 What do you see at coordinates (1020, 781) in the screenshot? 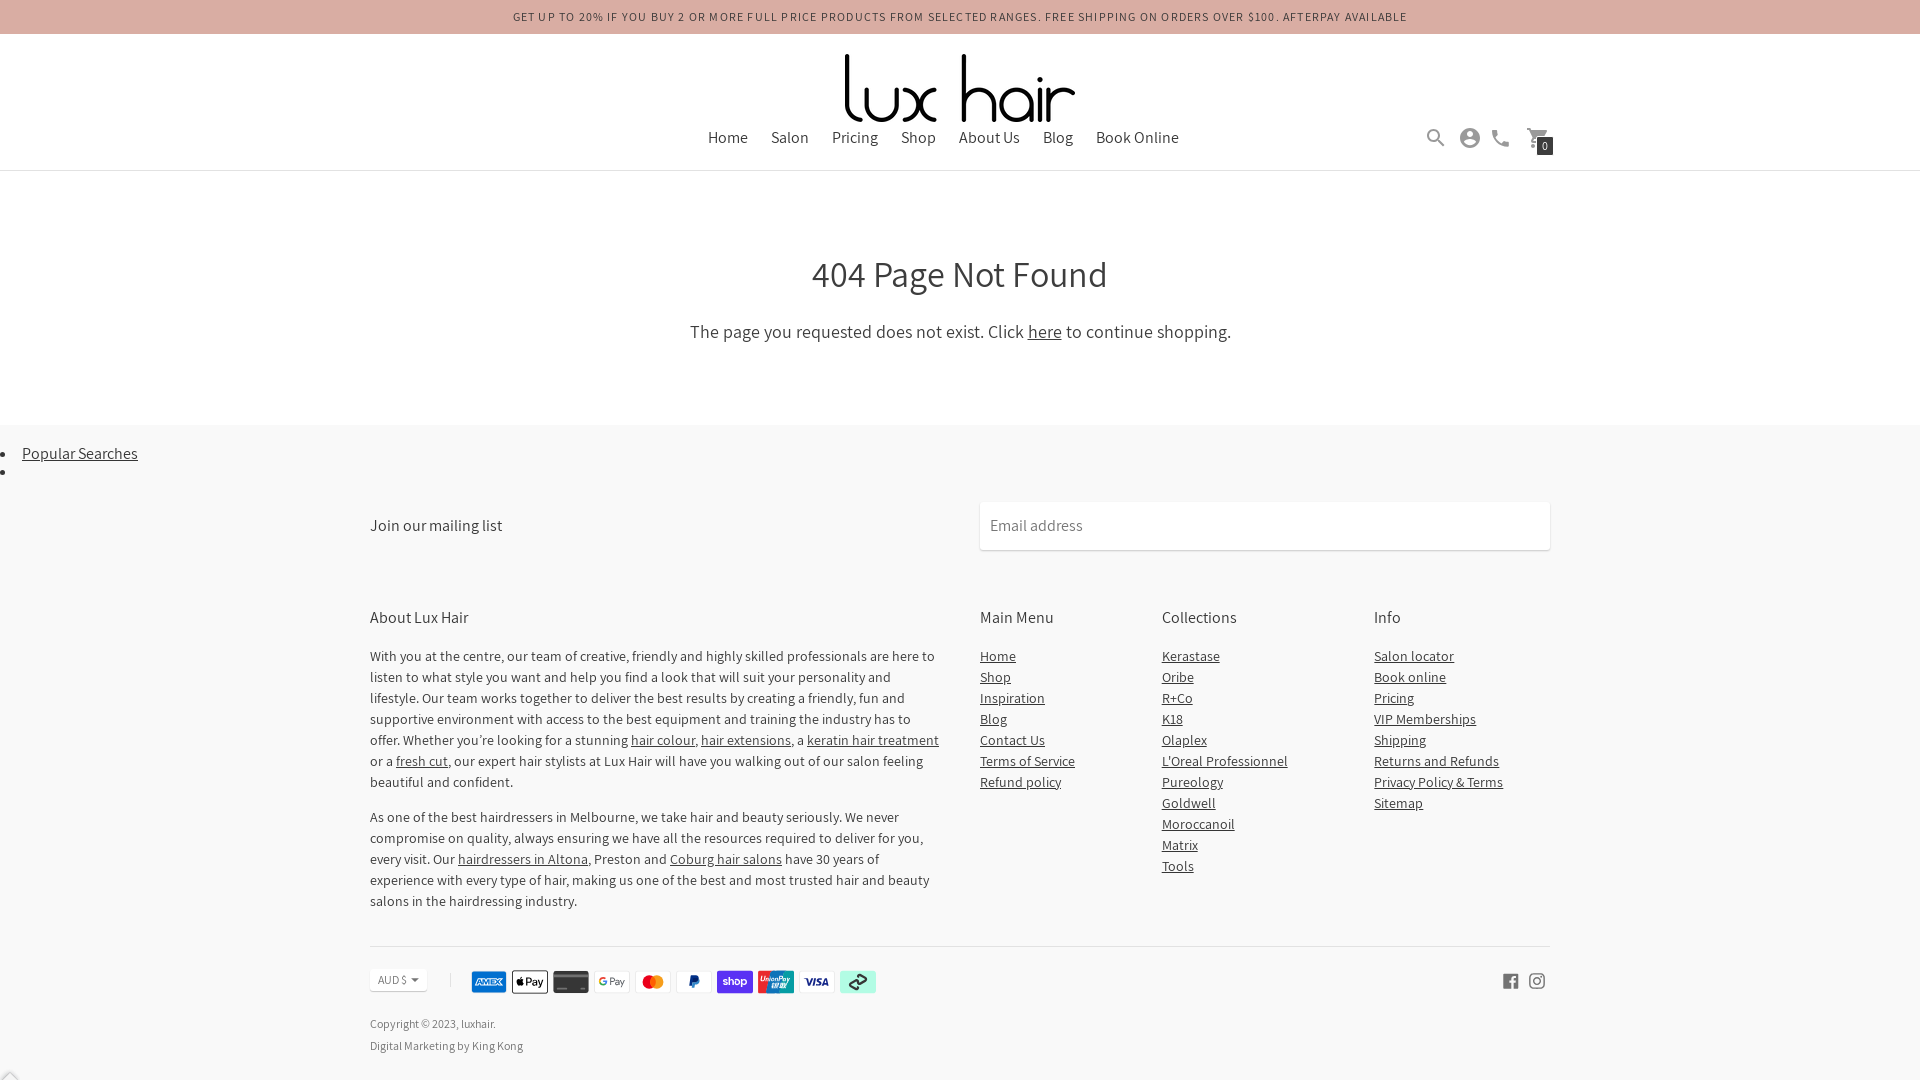
I see `'Refund policy'` at bounding box center [1020, 781].